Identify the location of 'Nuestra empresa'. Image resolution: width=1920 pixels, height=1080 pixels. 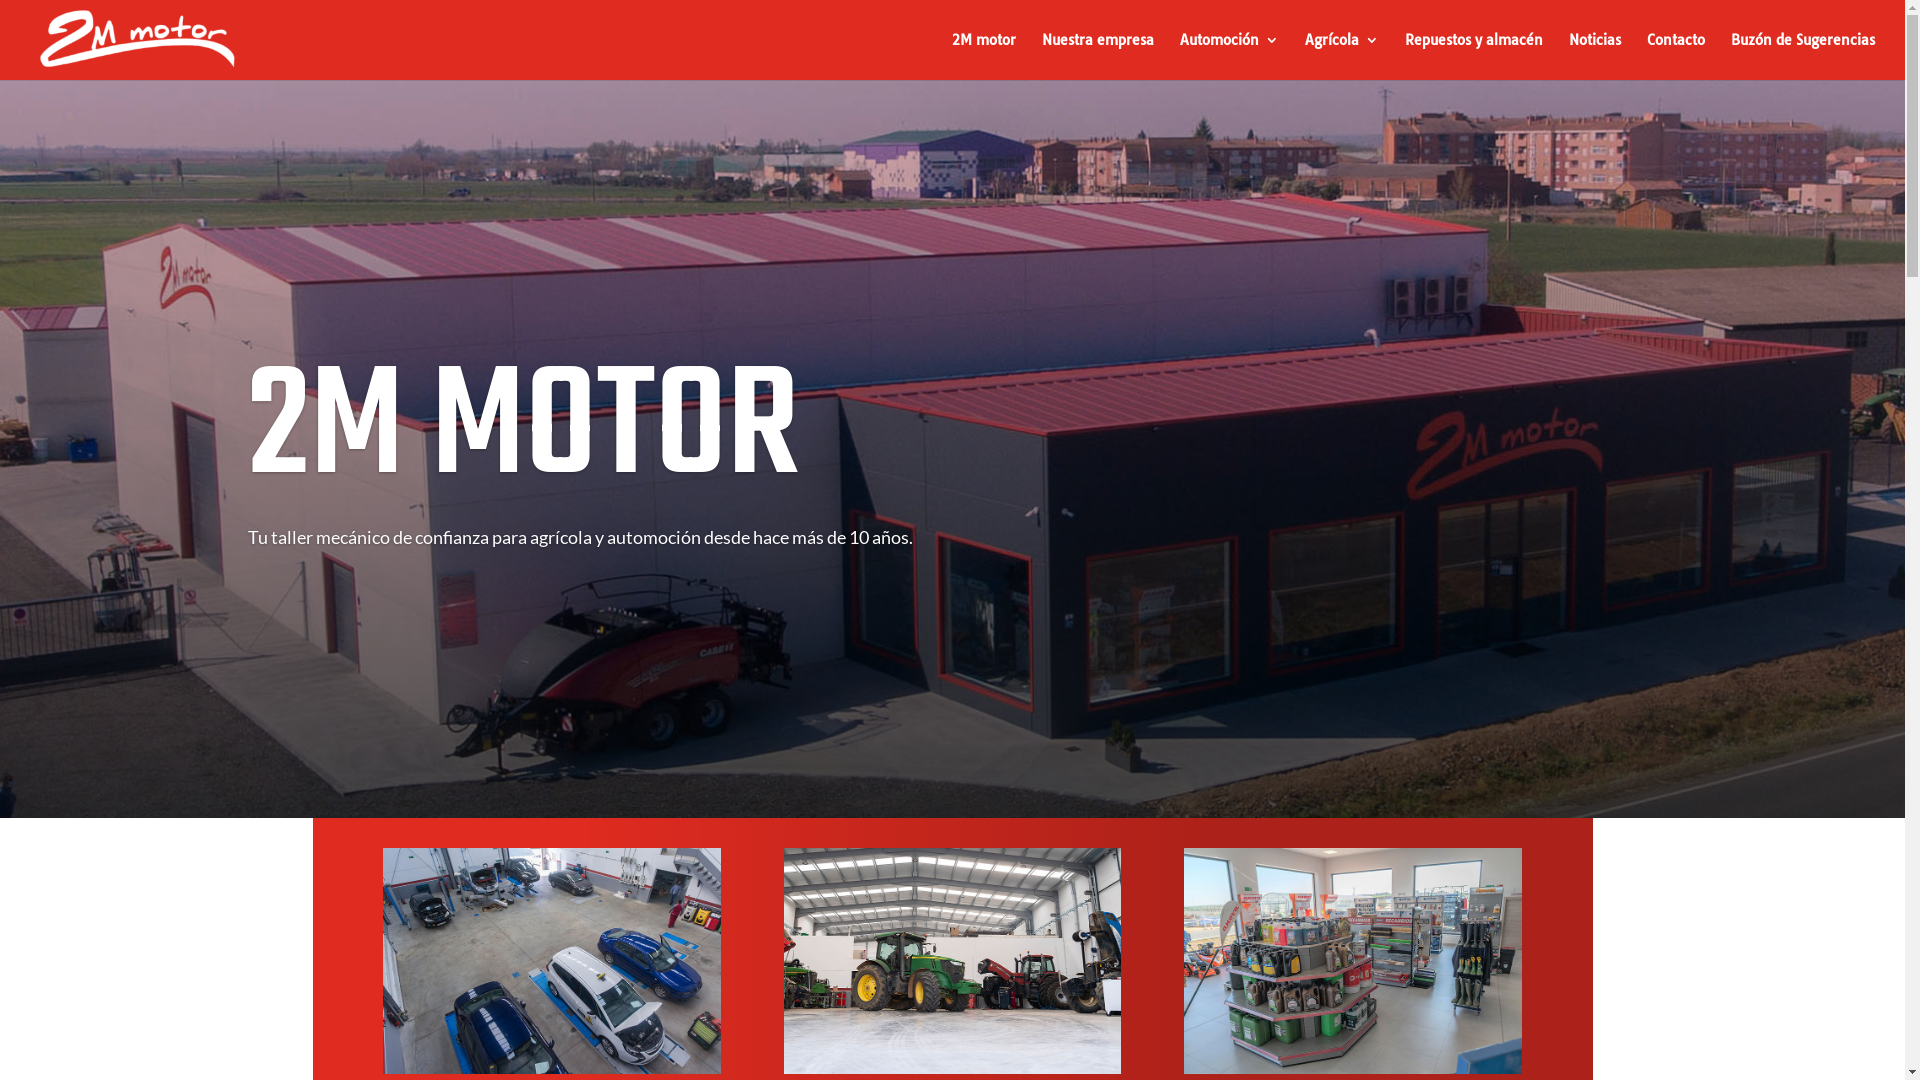
(1040, 55).